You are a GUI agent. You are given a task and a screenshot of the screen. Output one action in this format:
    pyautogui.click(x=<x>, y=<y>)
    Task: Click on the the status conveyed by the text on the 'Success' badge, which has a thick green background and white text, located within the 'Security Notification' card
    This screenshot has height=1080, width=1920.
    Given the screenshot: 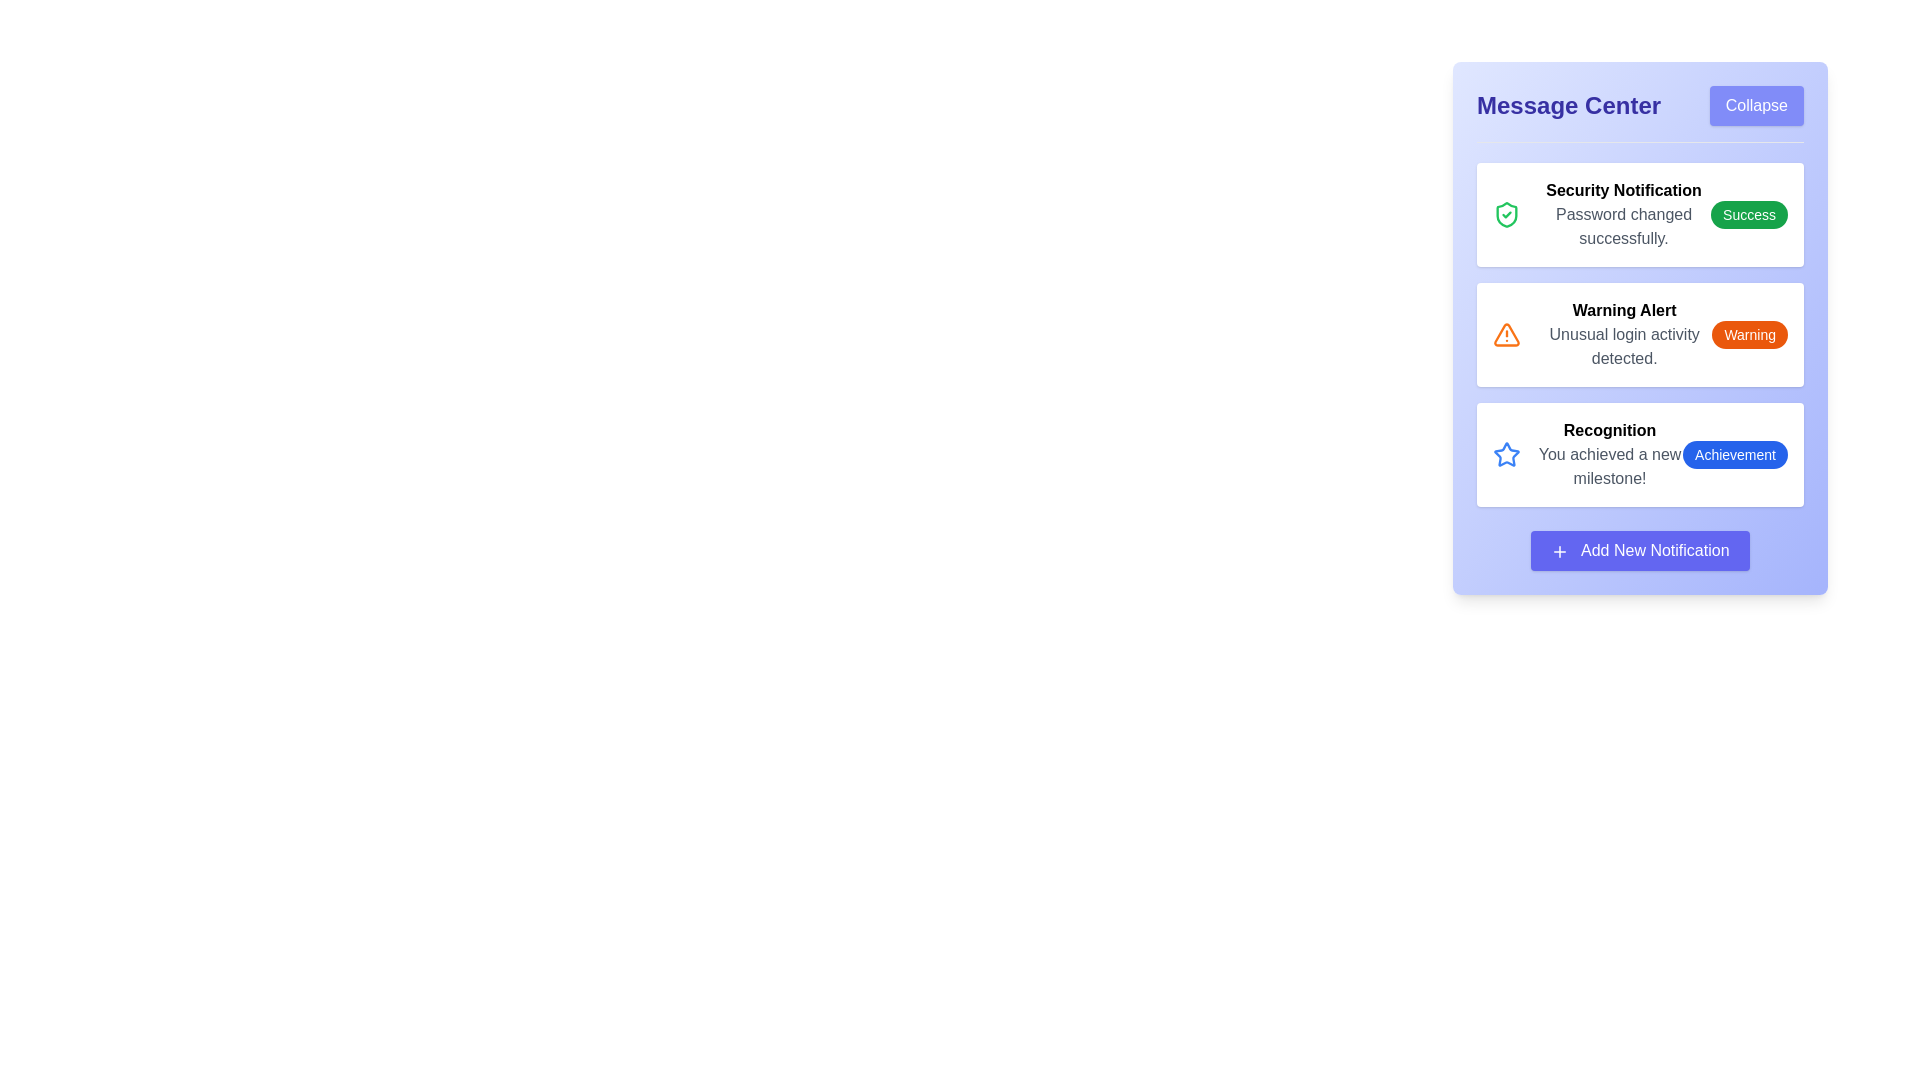 What is the action you would take?
    pyautogui.click(x=1748, y=215)
    